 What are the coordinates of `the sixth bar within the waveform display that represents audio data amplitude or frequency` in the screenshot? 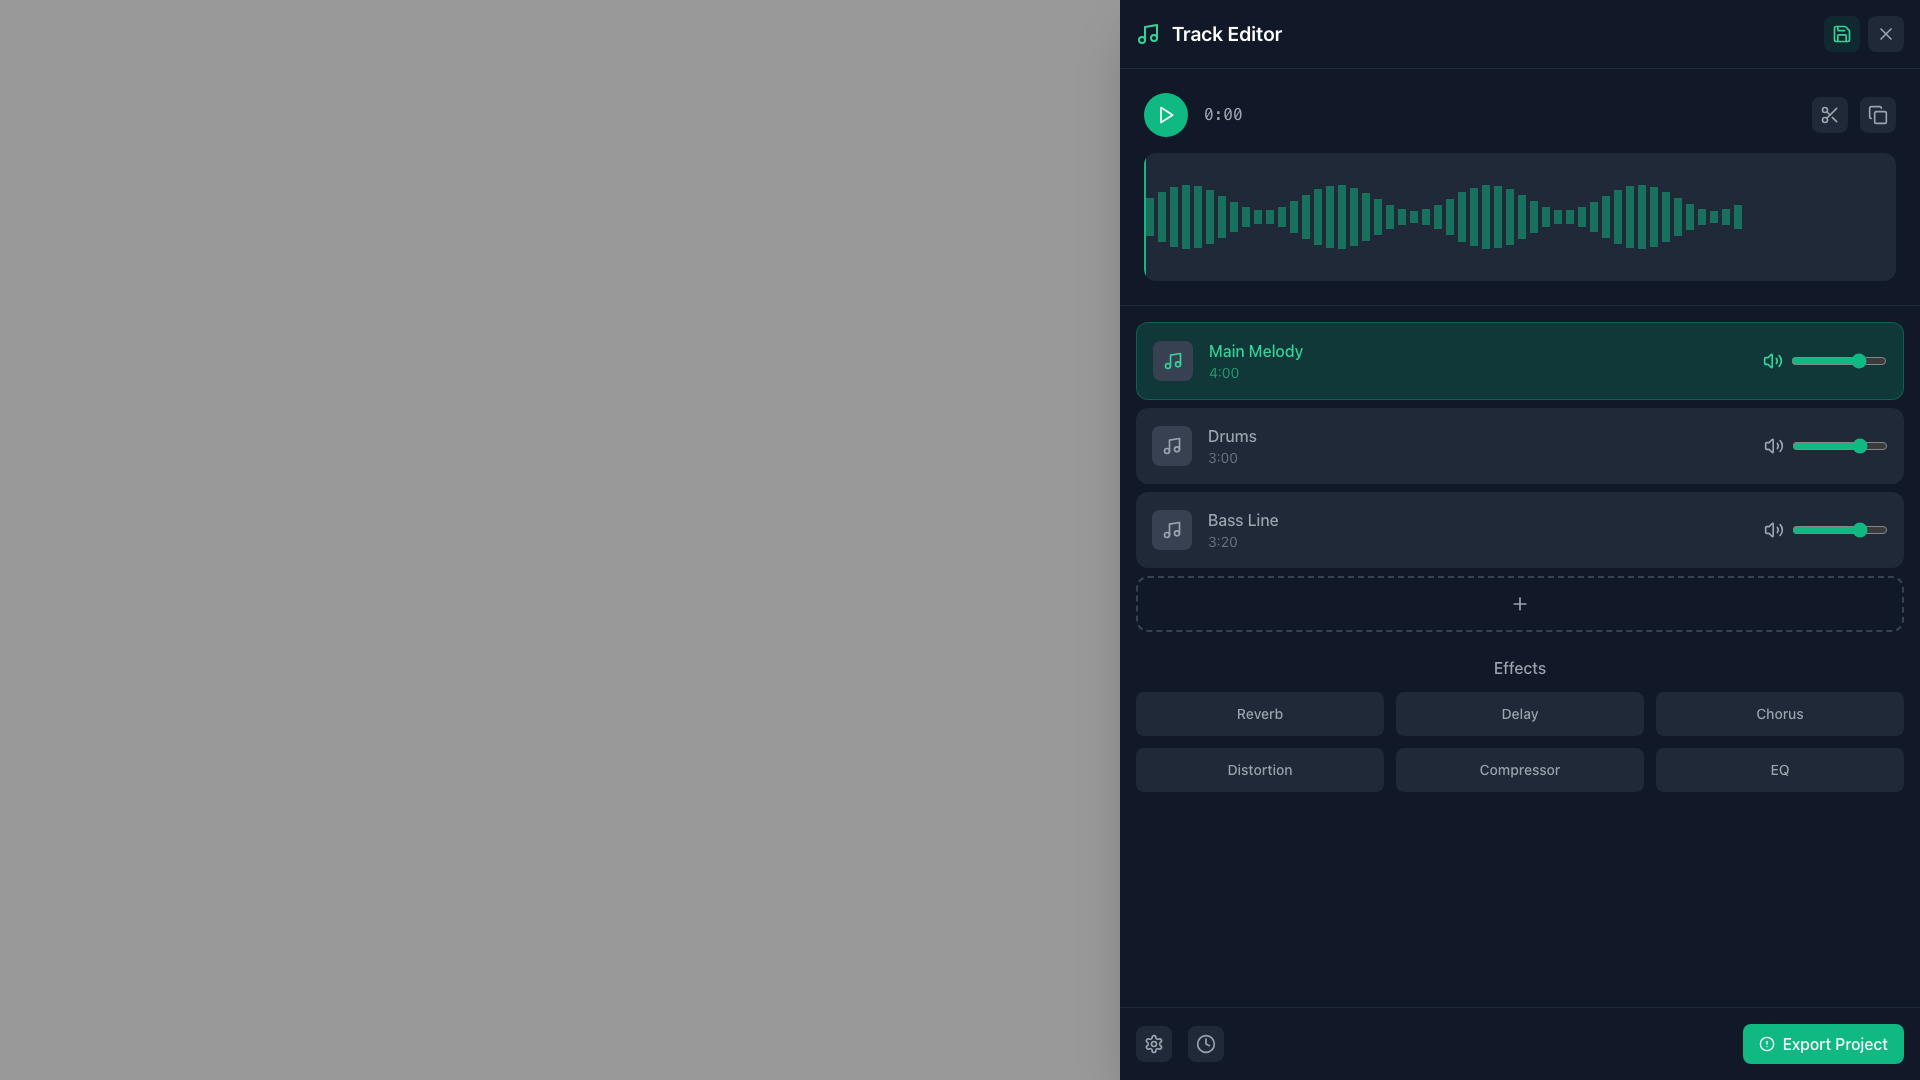 It's located at (1208, 216).